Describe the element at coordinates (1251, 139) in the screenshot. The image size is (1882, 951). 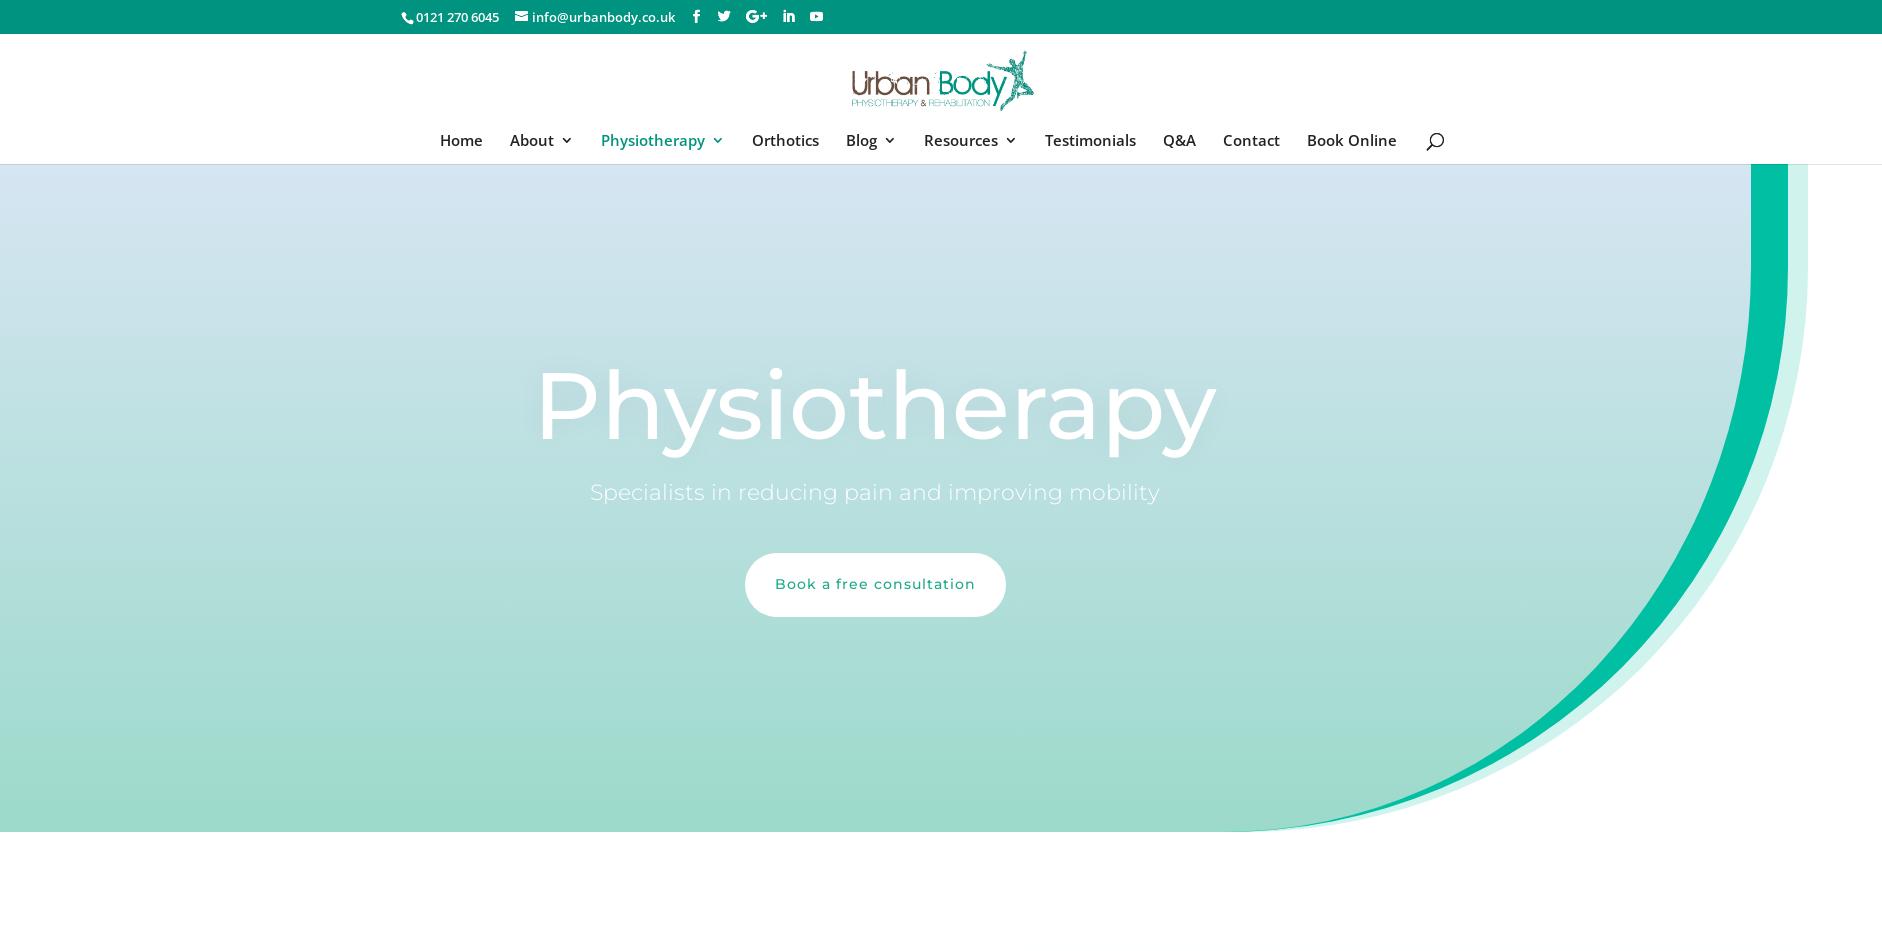
I see `'Contact'` at that location.